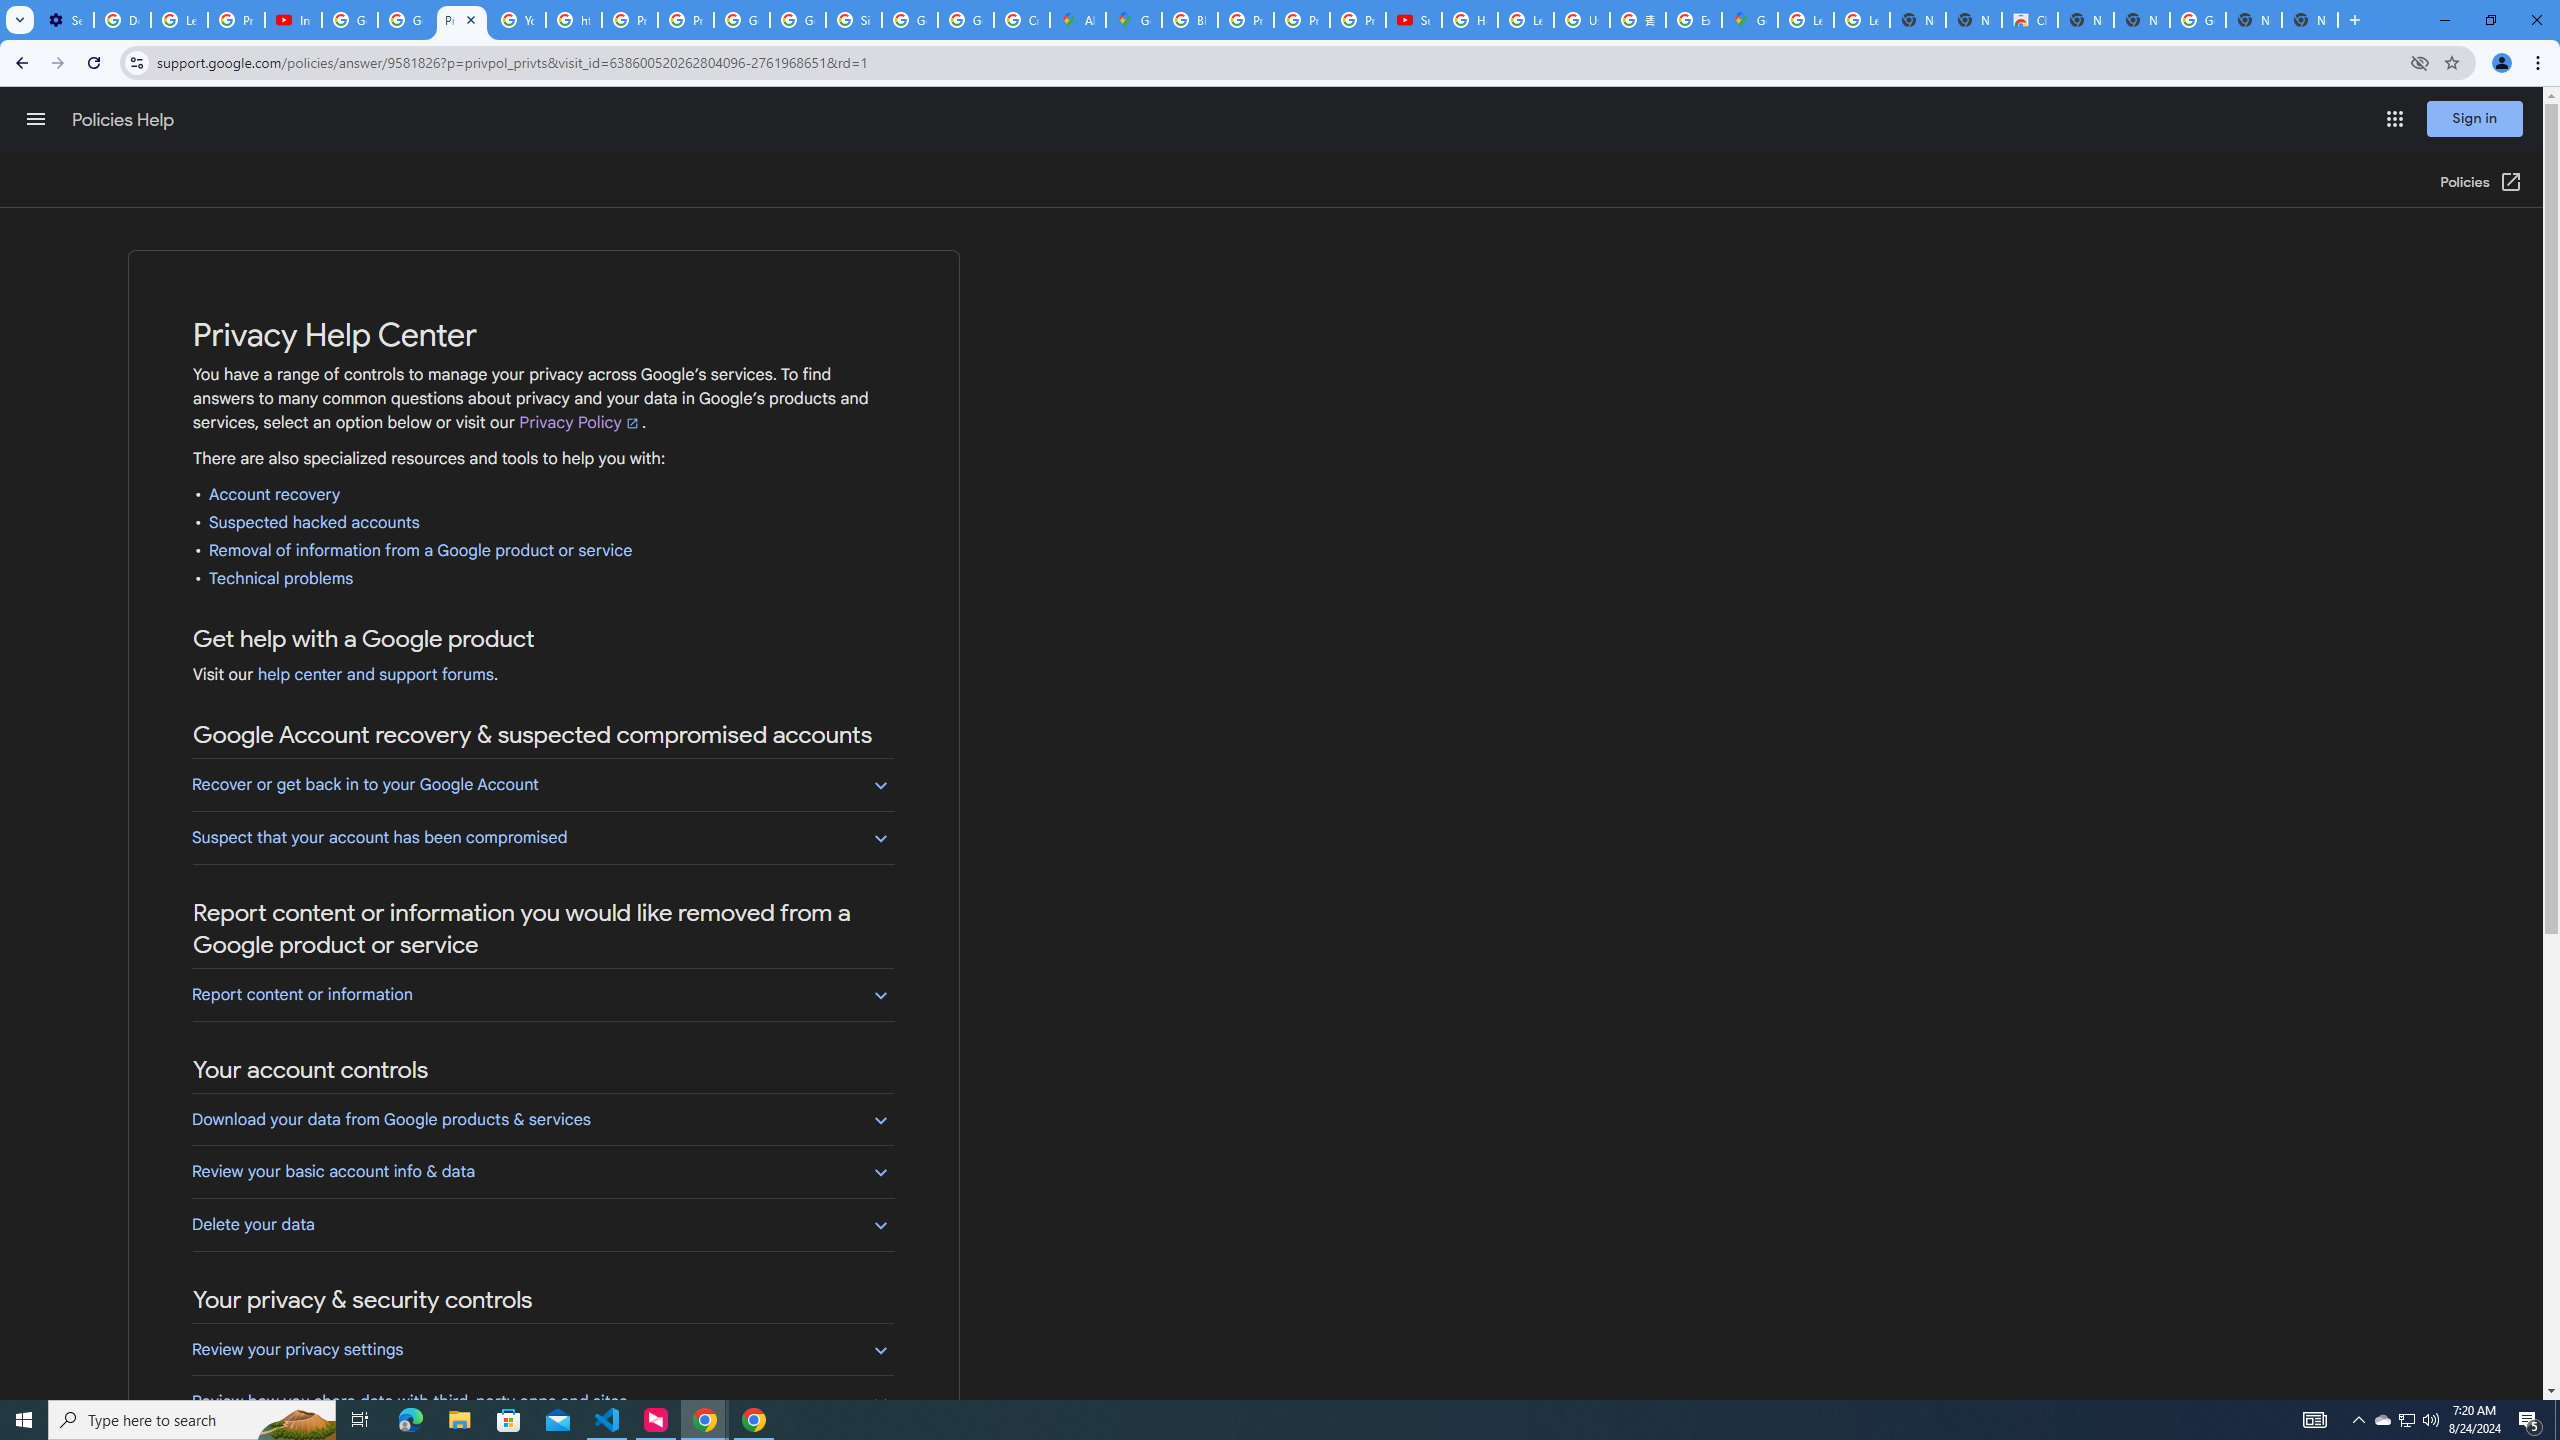 This screenshot has width=2560, height=1440. Describe the element at coordinates (34, 118) in the screenshot. I see `'Main menu'` at that location.